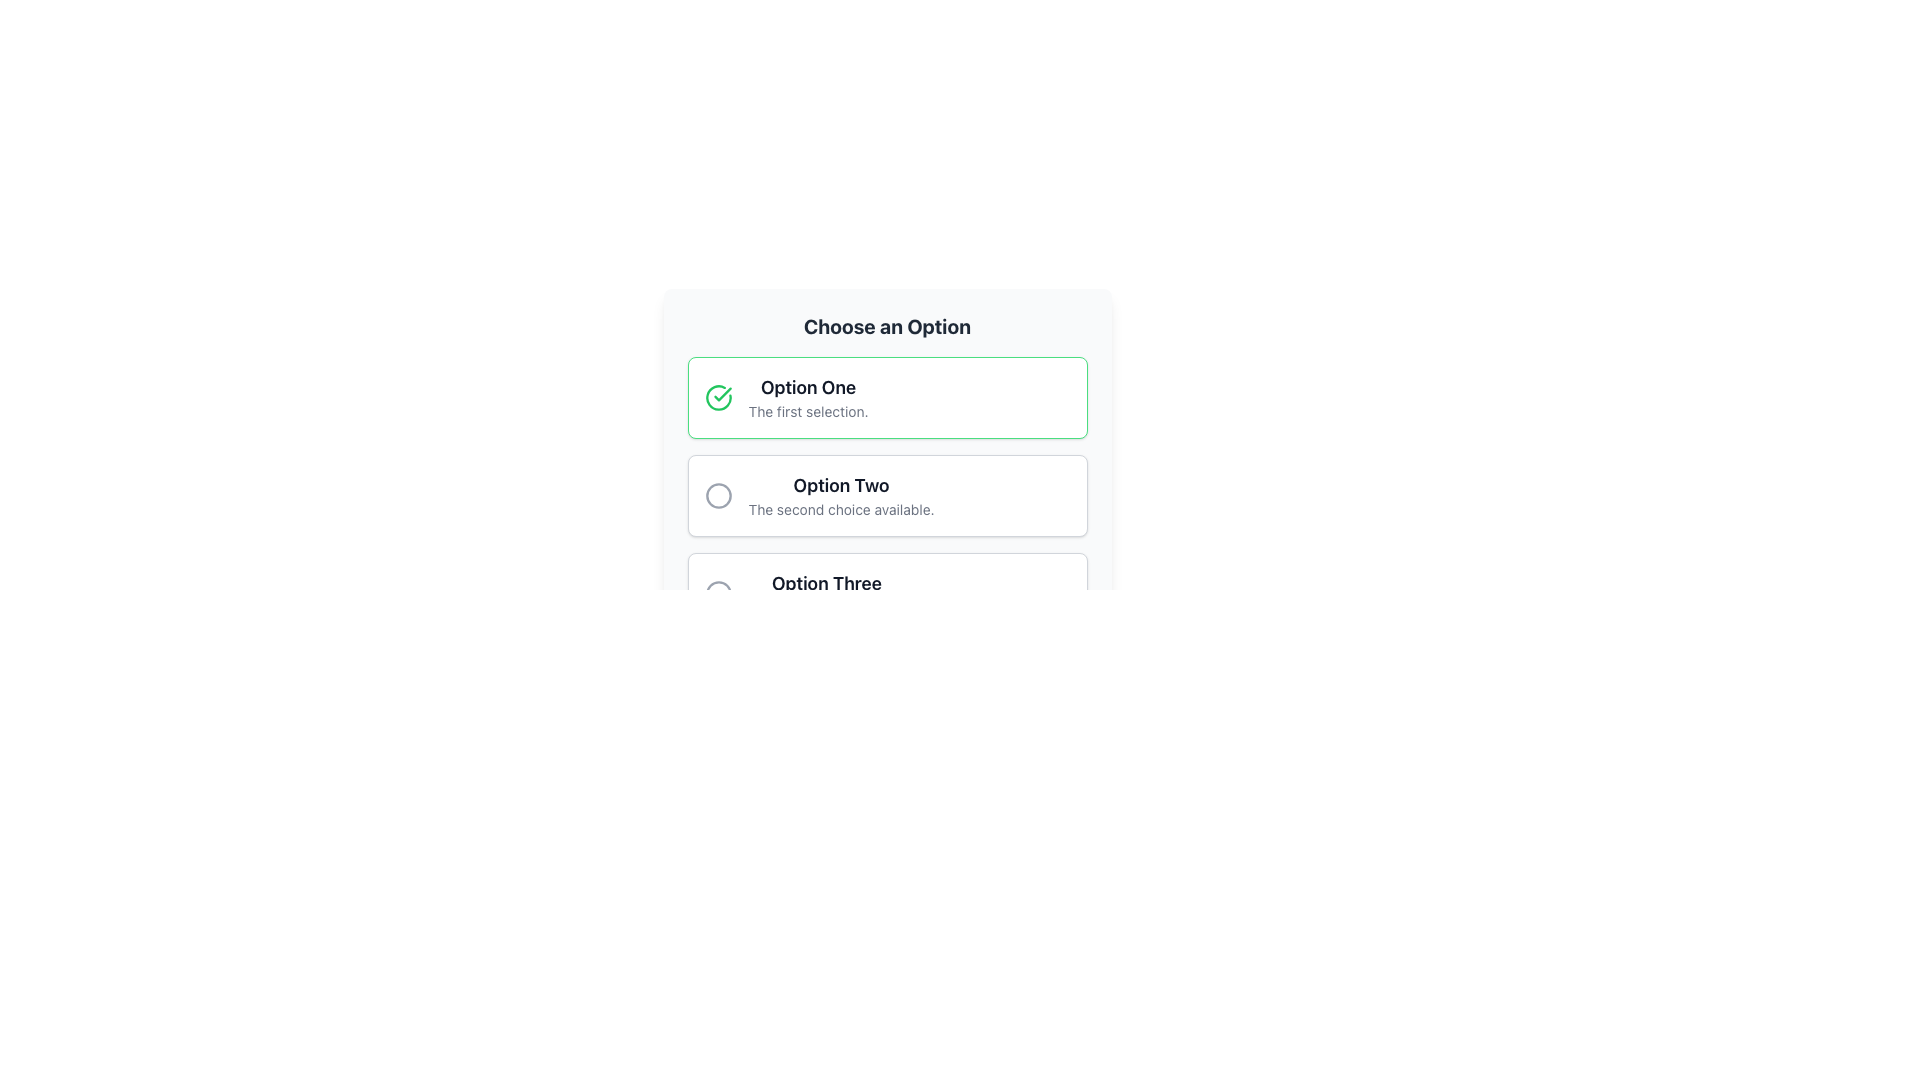  Describe the element at coordinates (808, 411) in the screenshot. I see `the descriptive text label displaying 'The first selection.' which is positioned below the 'Option One' heading in the first option of the list` at that location.